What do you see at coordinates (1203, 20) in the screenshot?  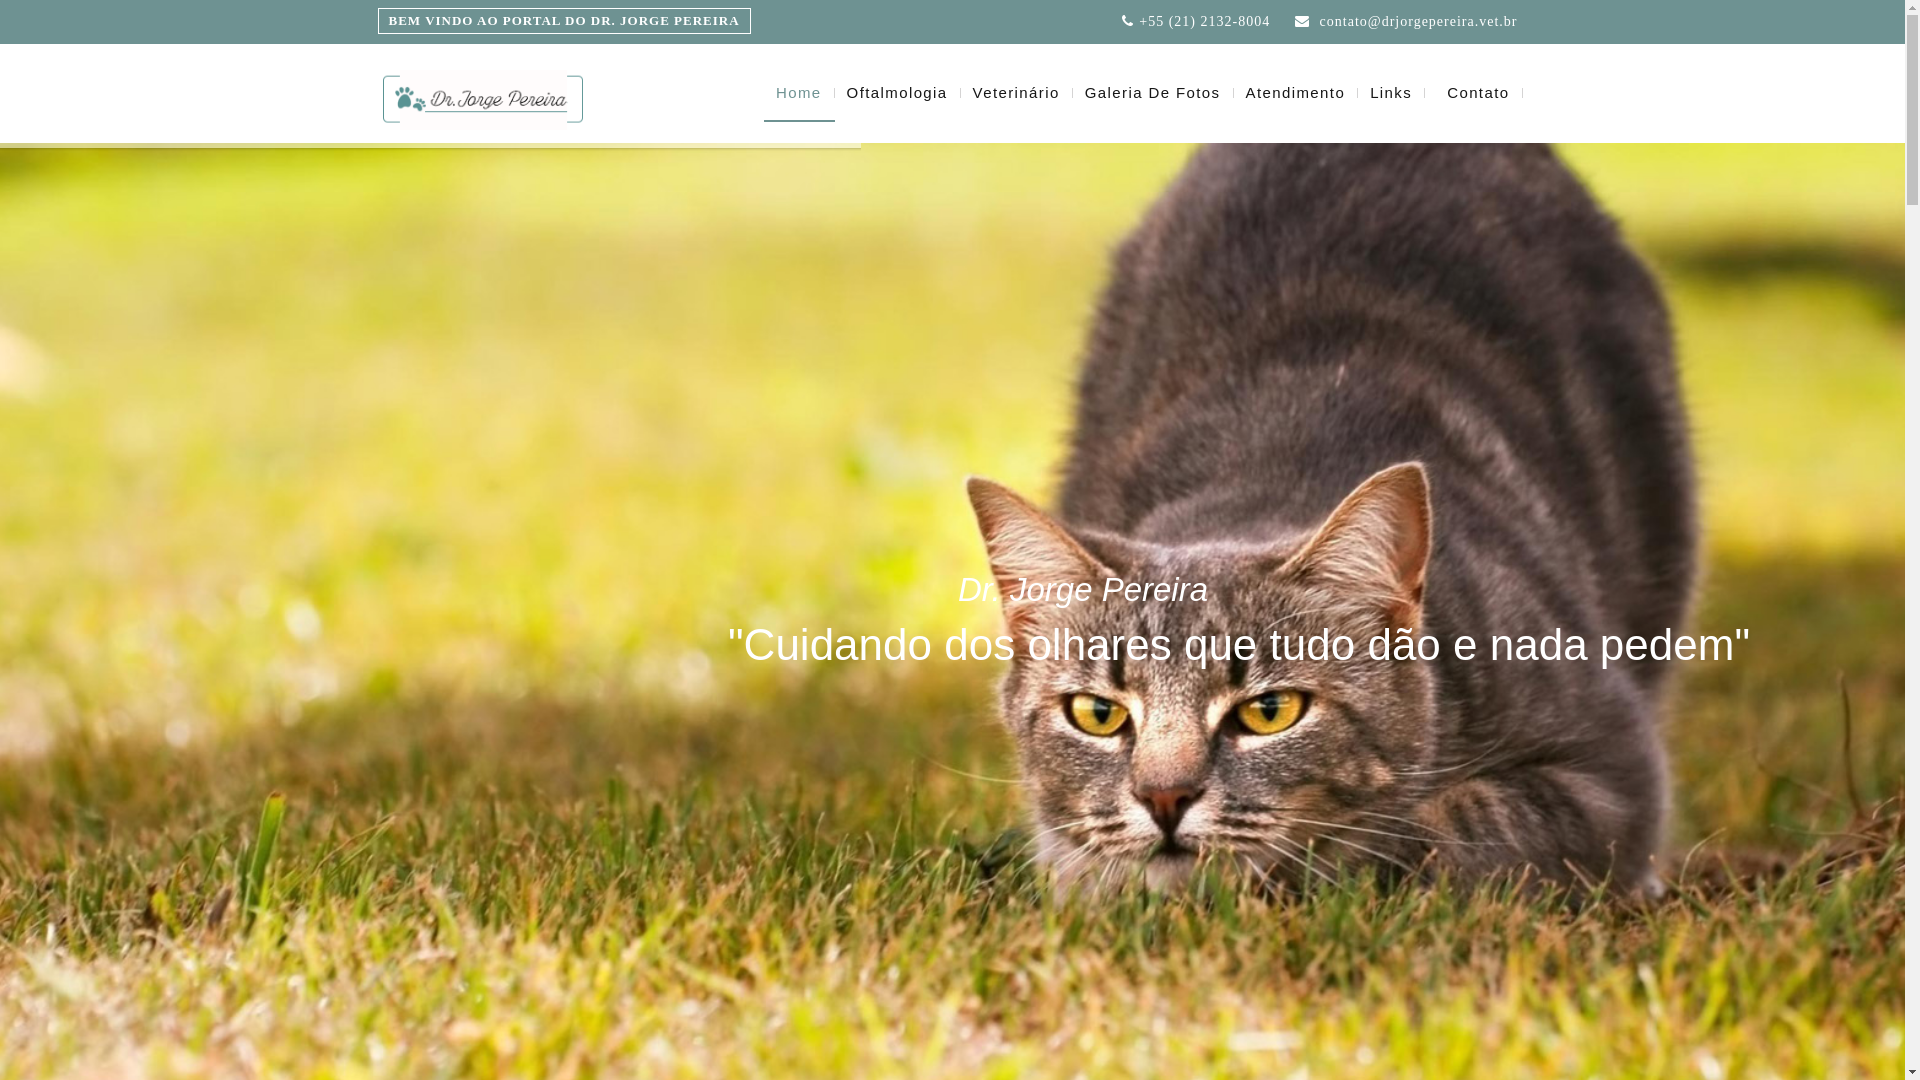 I see `'+55 (21) 2132-8004'` at bounding box center [1203, 20].